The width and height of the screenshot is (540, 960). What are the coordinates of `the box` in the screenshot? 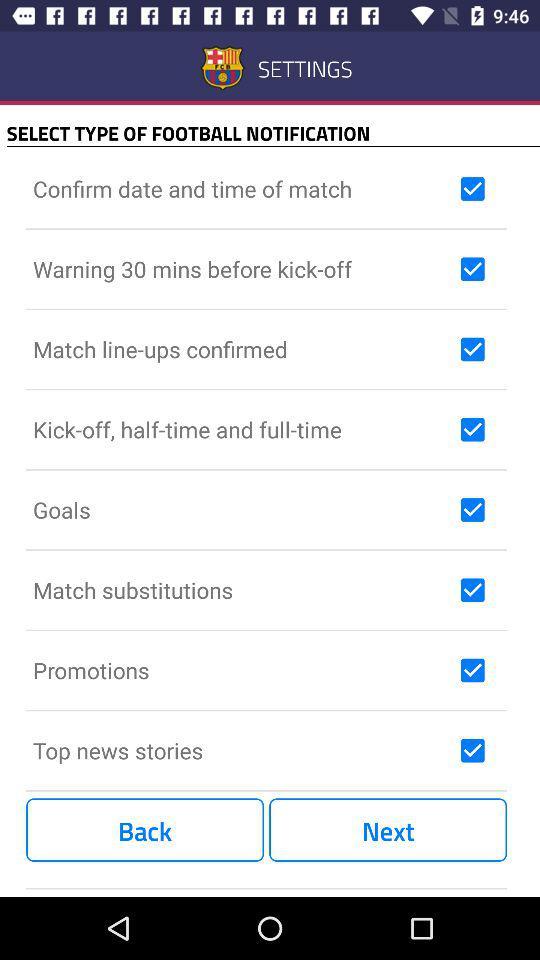 It's located at (472, 670).